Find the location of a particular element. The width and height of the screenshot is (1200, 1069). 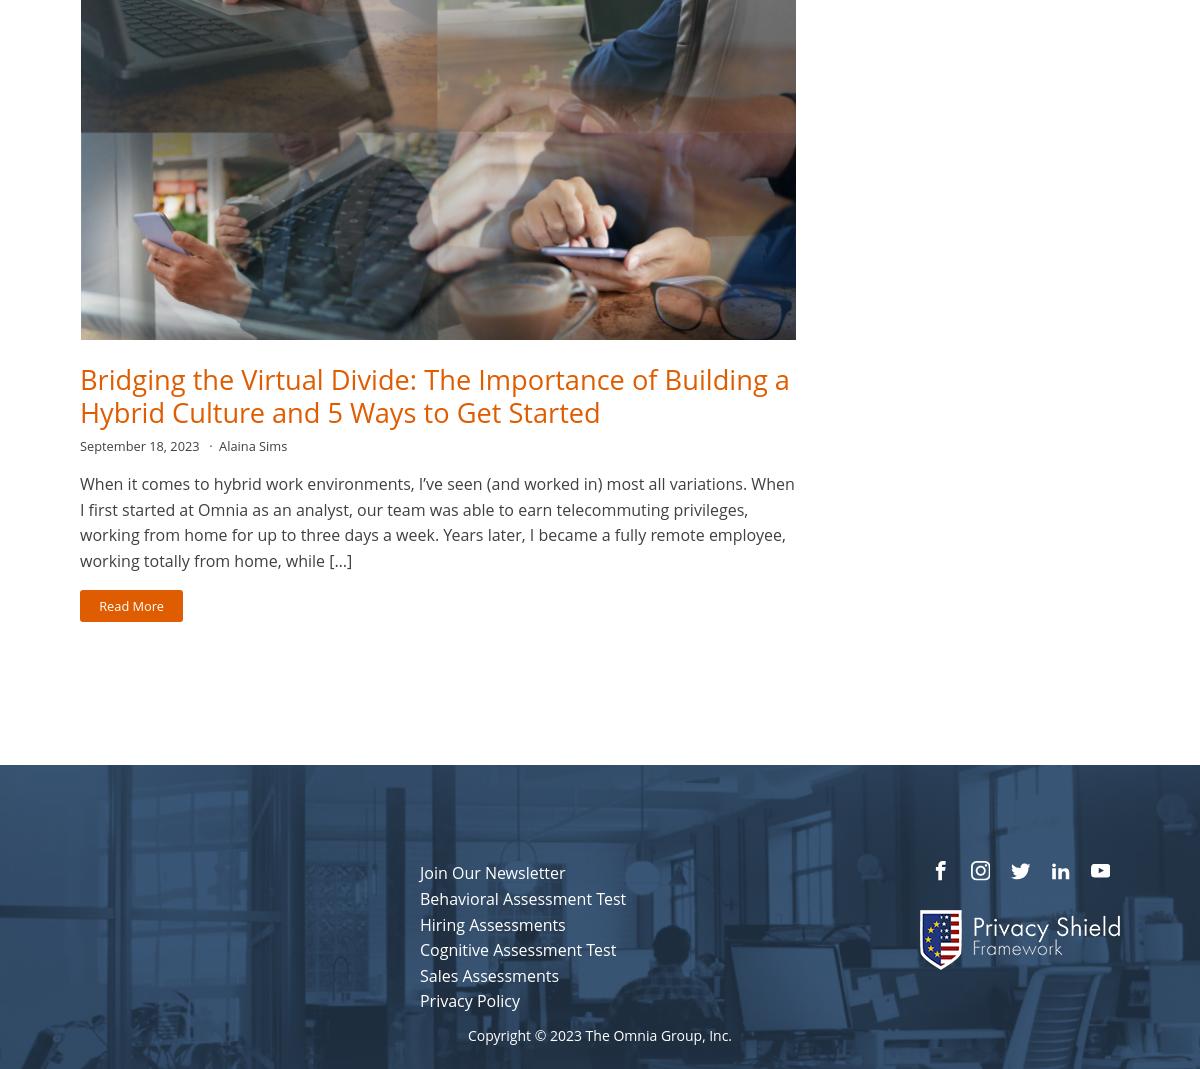

'Read More' is located at coordinates (131, 604).